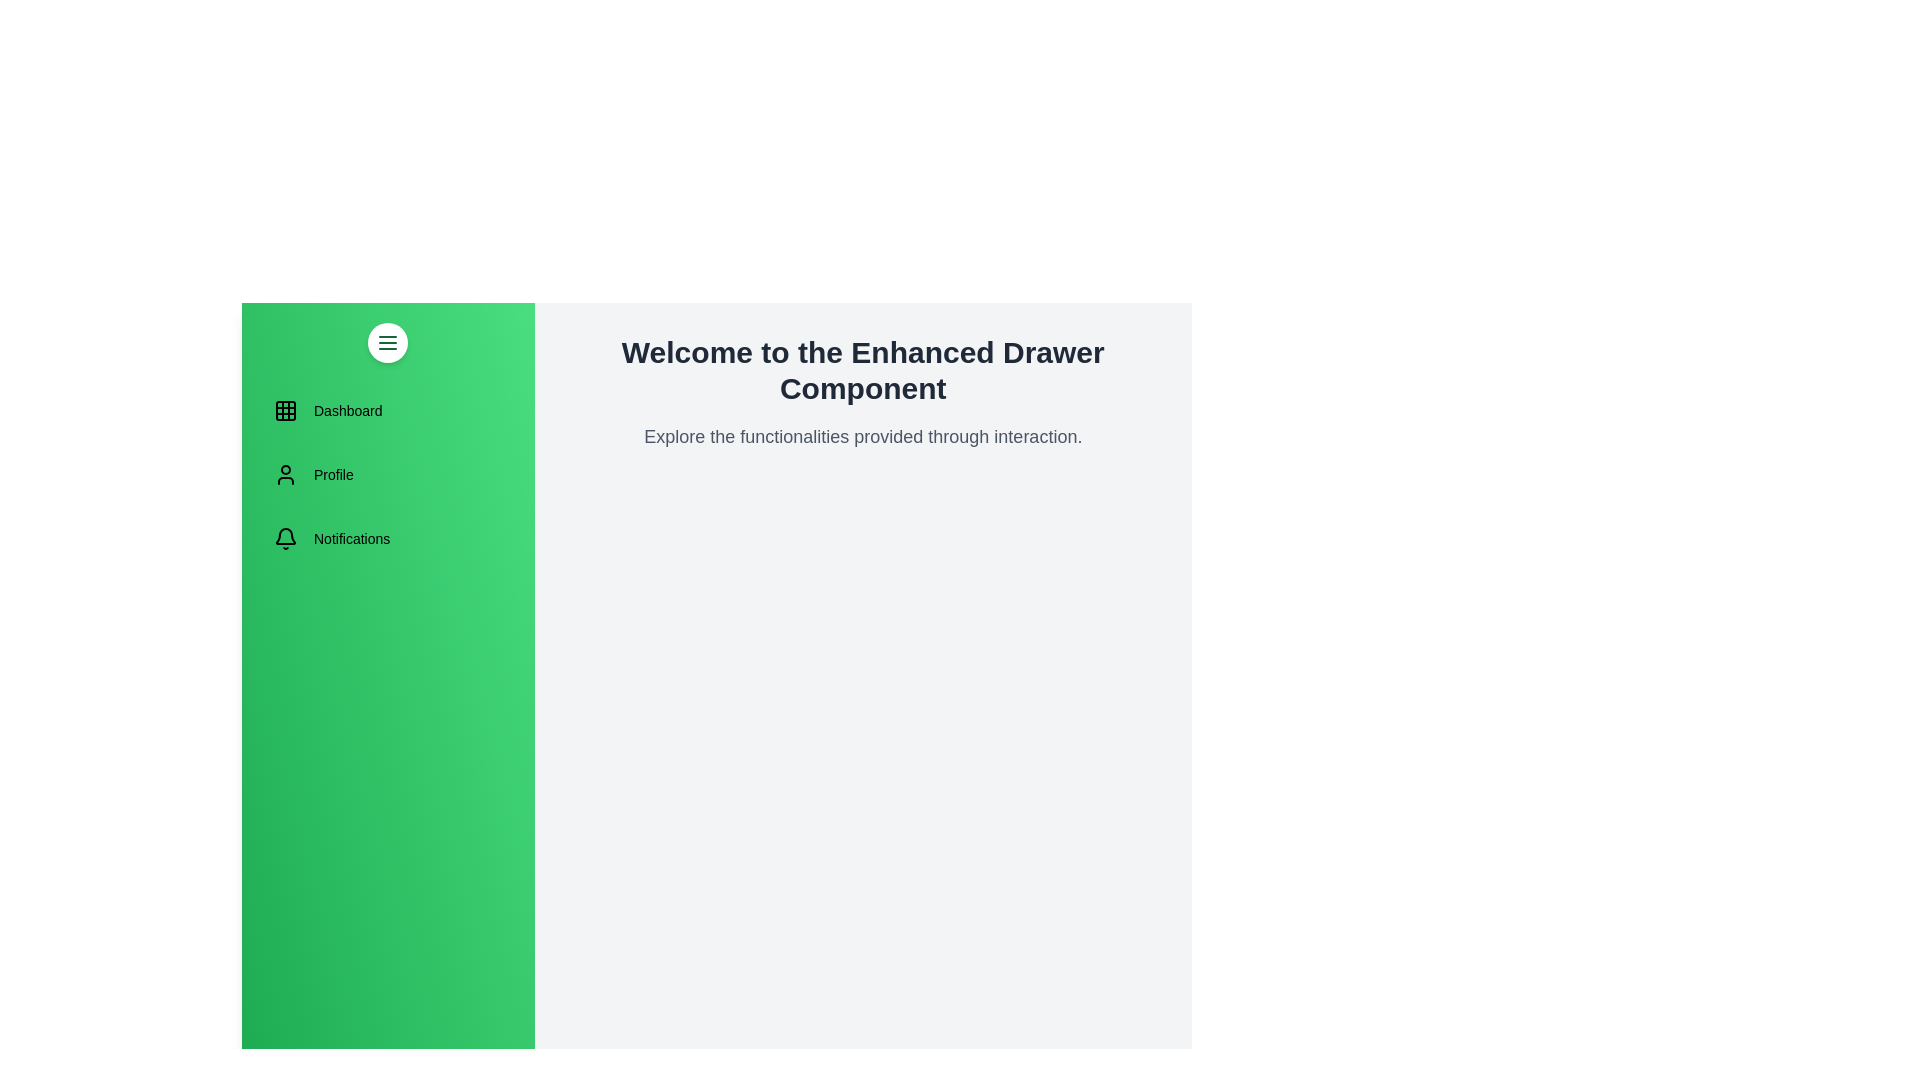  Describe the element at coordinates (388, 474) in the screenshot. I see `the menu item Profile to highlight it` at that location.